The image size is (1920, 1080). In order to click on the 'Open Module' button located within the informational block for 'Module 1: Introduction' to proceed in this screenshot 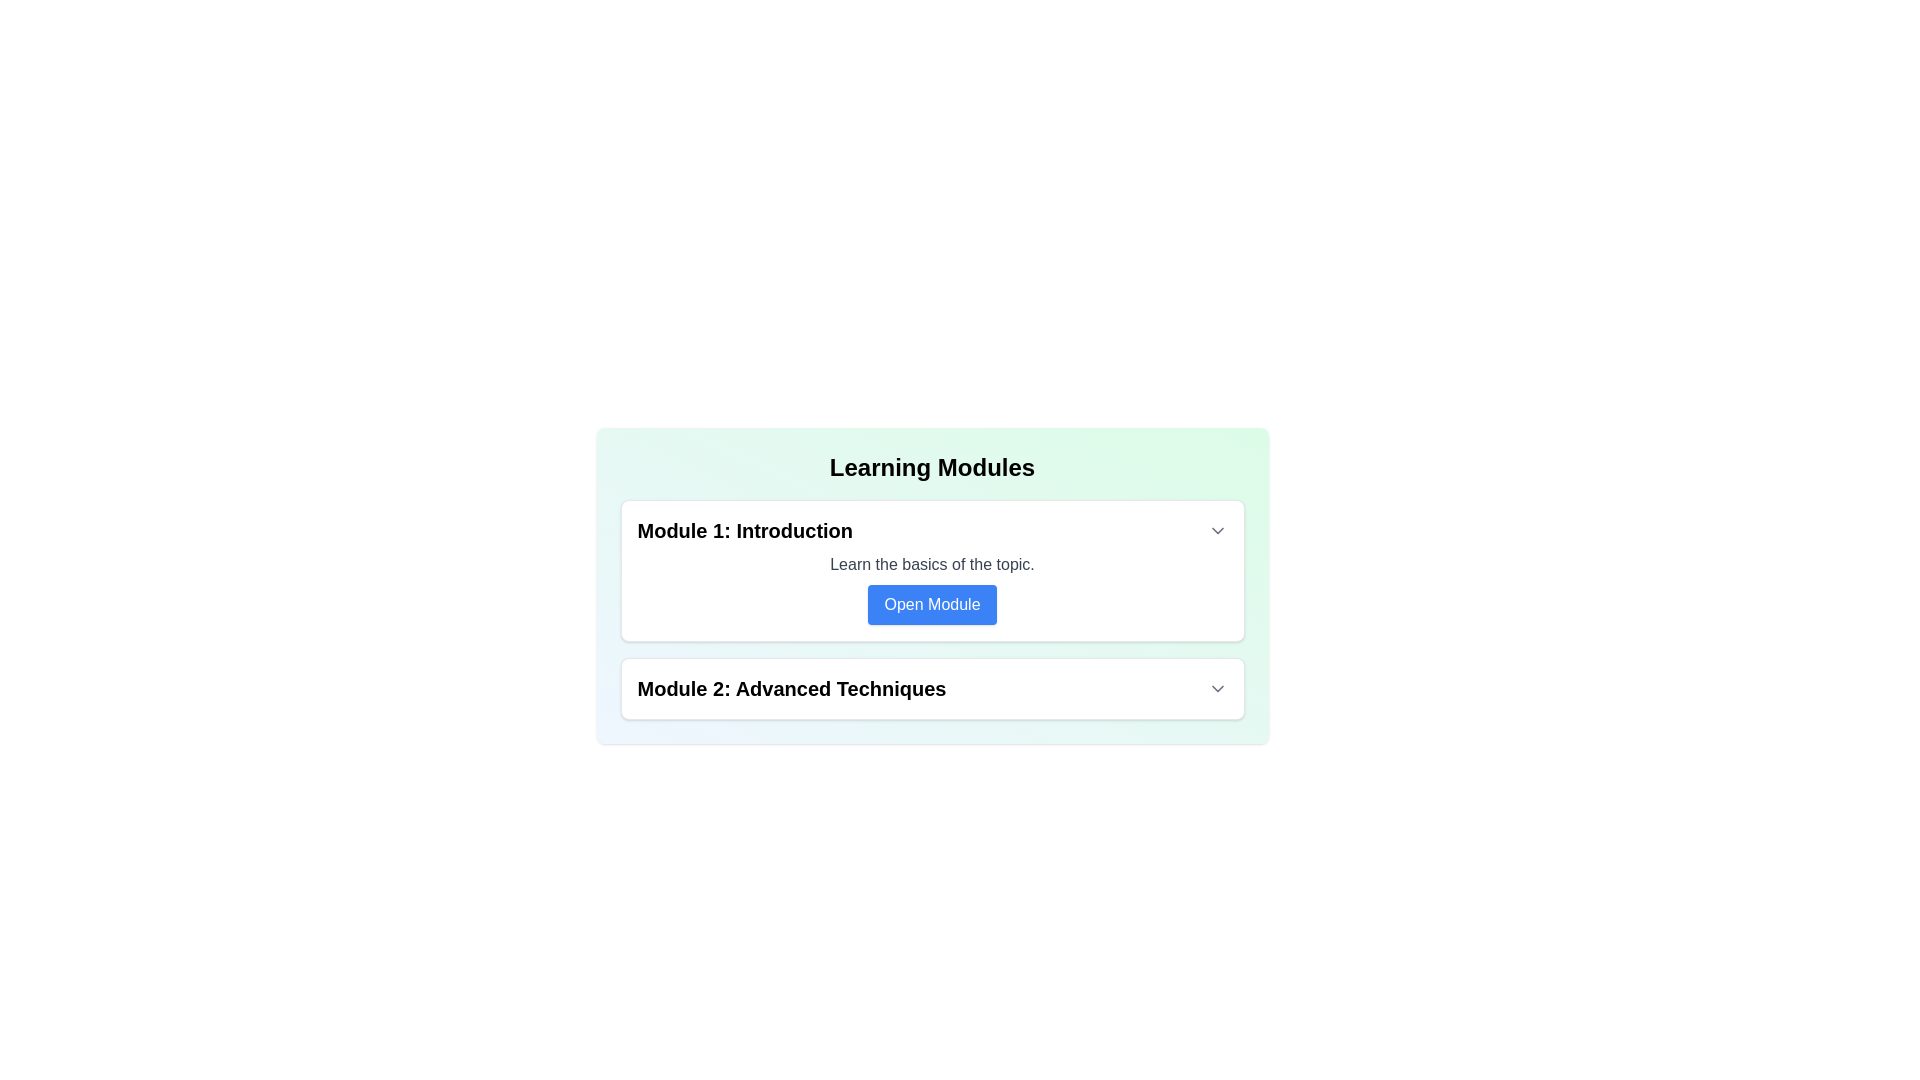, I will do `click(931, 588)`.